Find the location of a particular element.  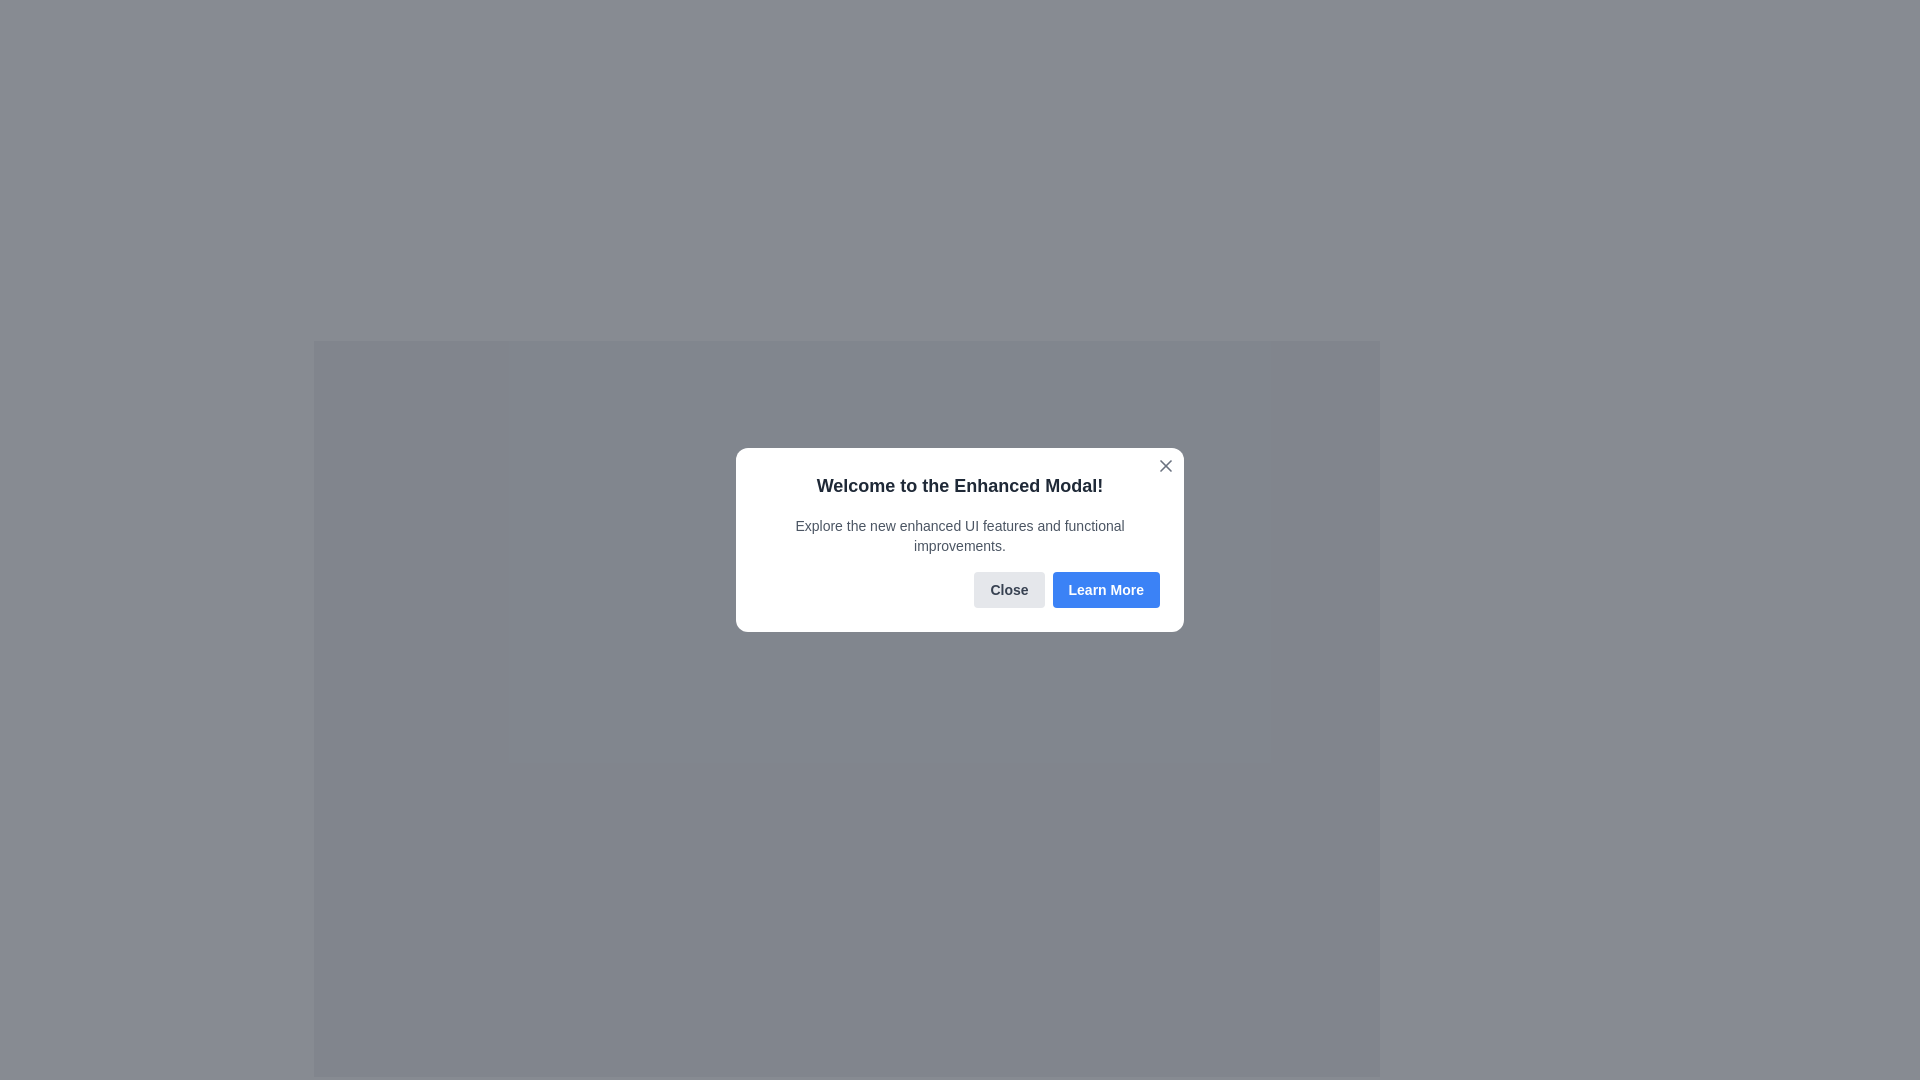

informational text block located below the 'Welcome to the Enhanced Modal!' text and above the 'Close' and 'Learn More' buttons is located at coordinates (960, 535).